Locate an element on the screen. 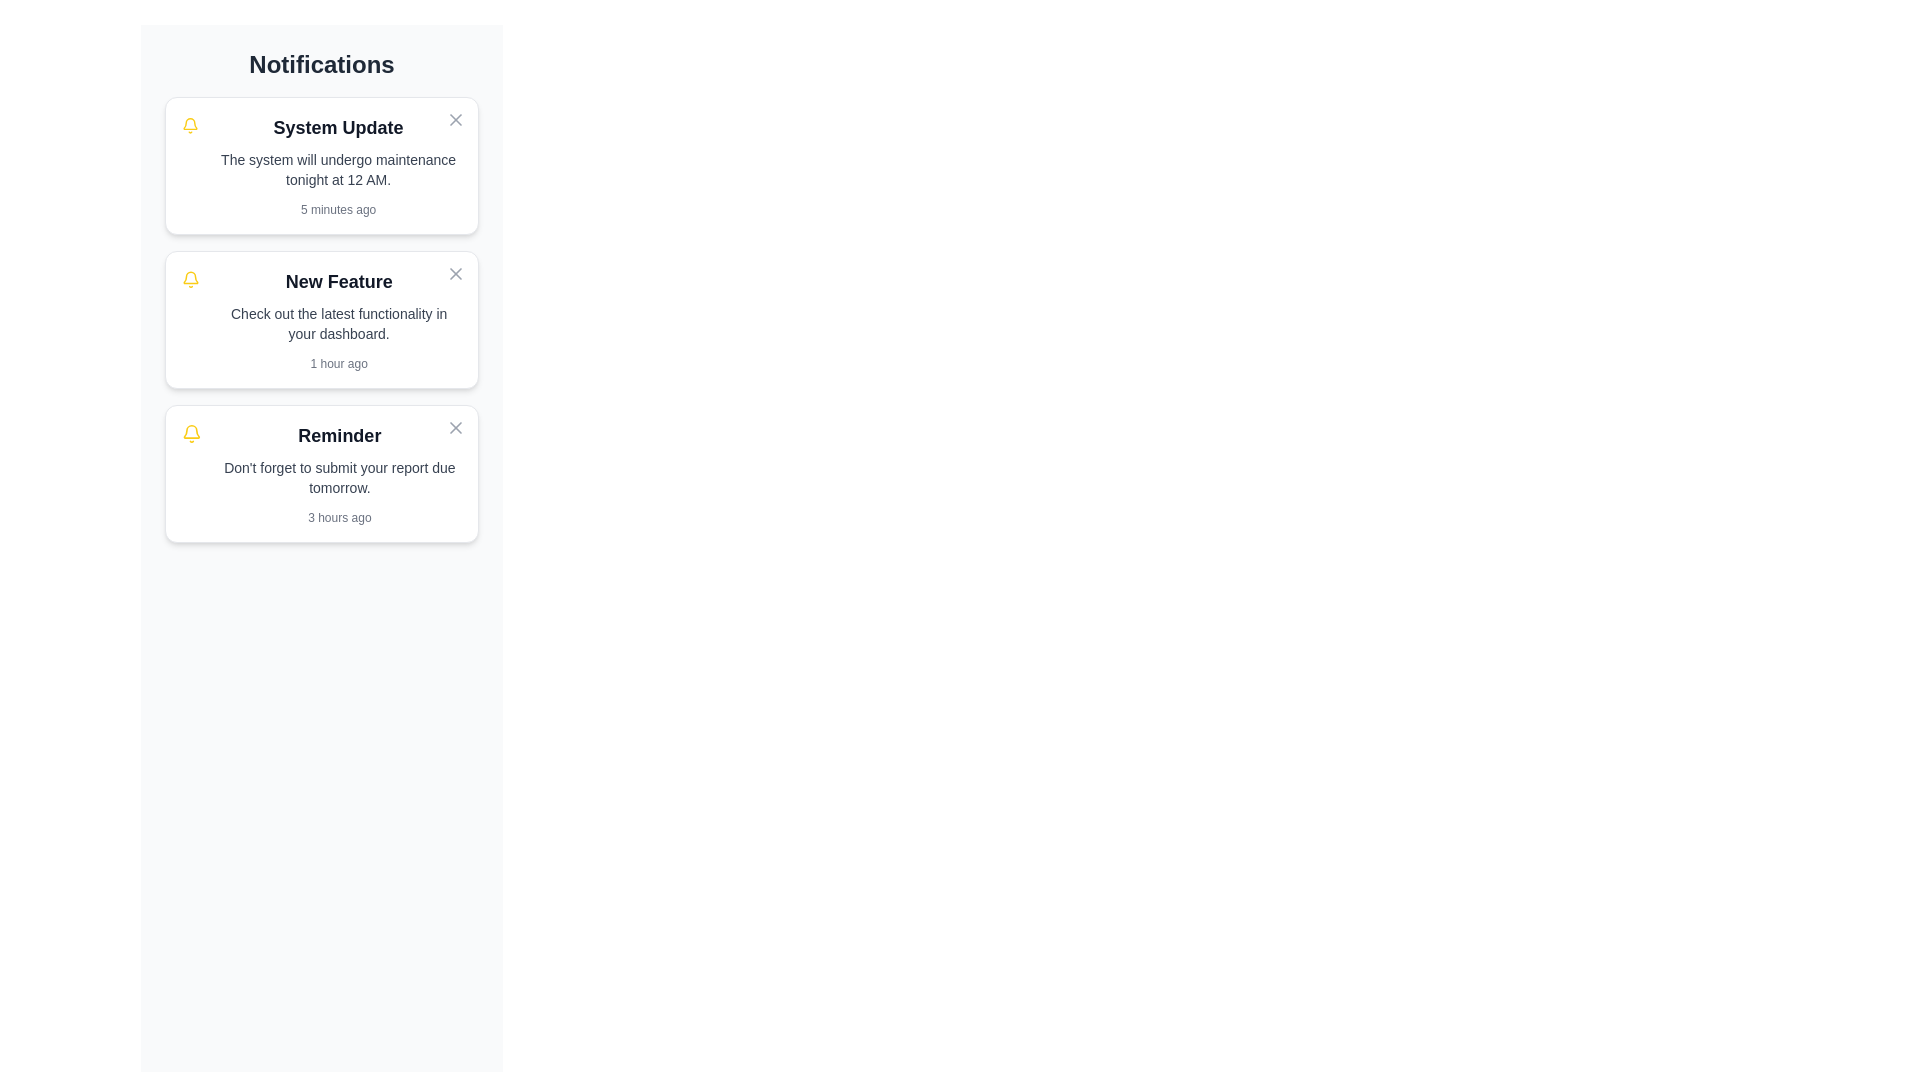  the 'System Update' text label which is styled as a prominent heading in bold and dark gray color, located at the top of the first notification card is located at coordinates (338, 127).